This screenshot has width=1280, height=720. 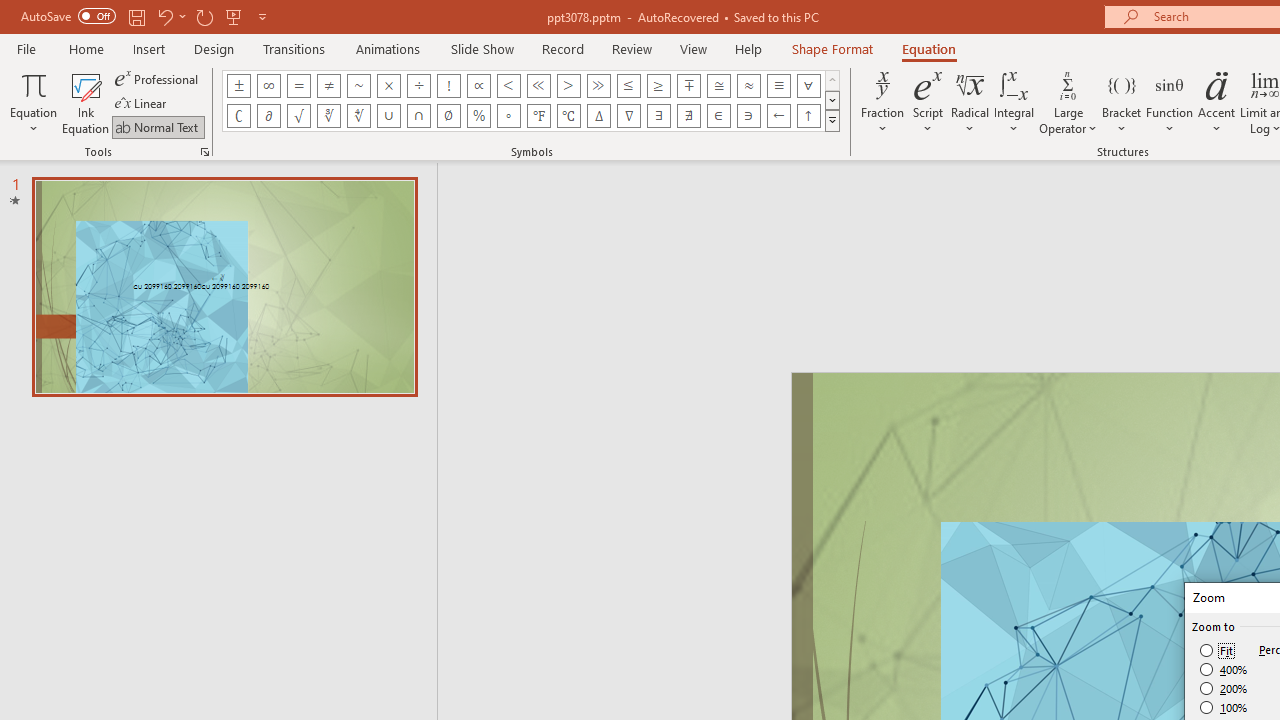 What do you see at coordinates (447, 115) in the screenshot?
I see `'Equation Symbol Empty Set'` at bounding box center [447, 115].